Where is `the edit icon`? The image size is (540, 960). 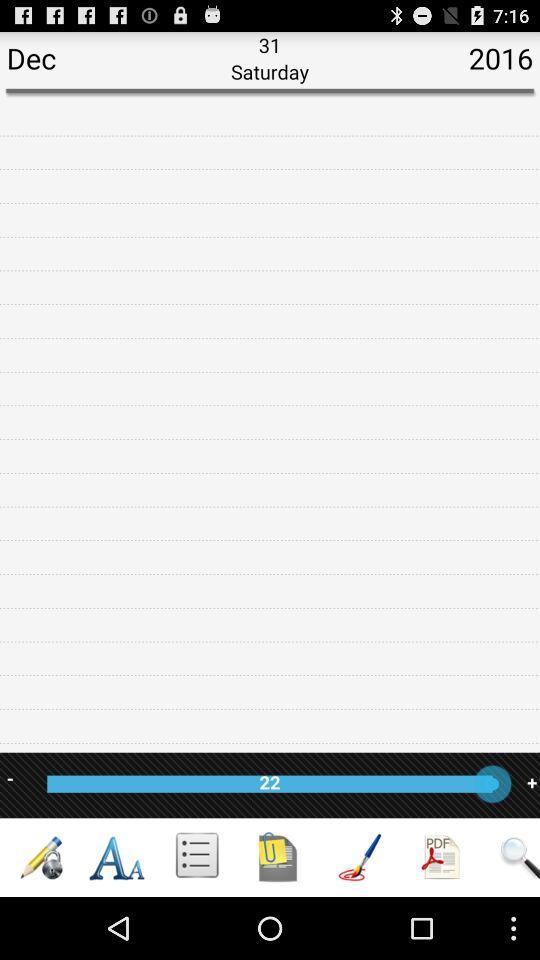
the edit icon is located at coordinates (41, 917).